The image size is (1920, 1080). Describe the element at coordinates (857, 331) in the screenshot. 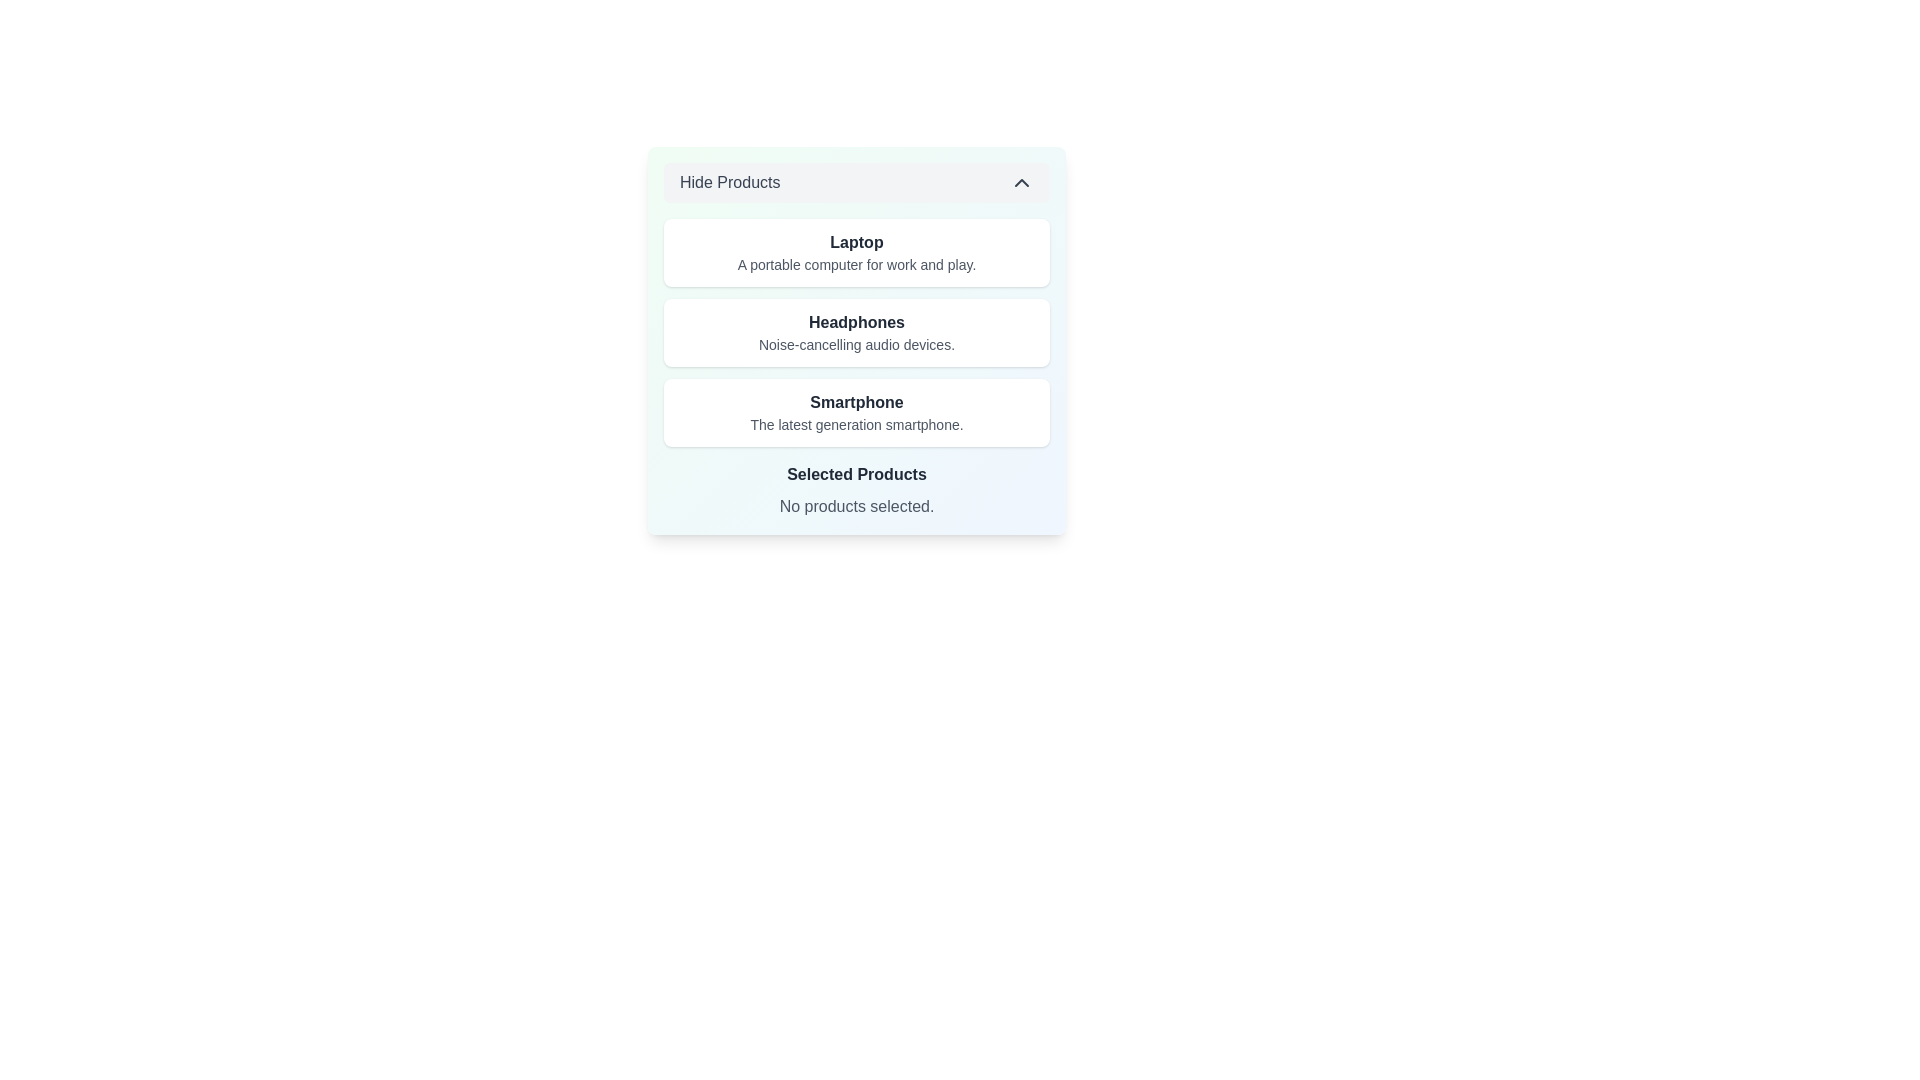

I see `the list item displaying 'Headphones' with the subtitle 'Noise-cancelling audio devices'` at that location.